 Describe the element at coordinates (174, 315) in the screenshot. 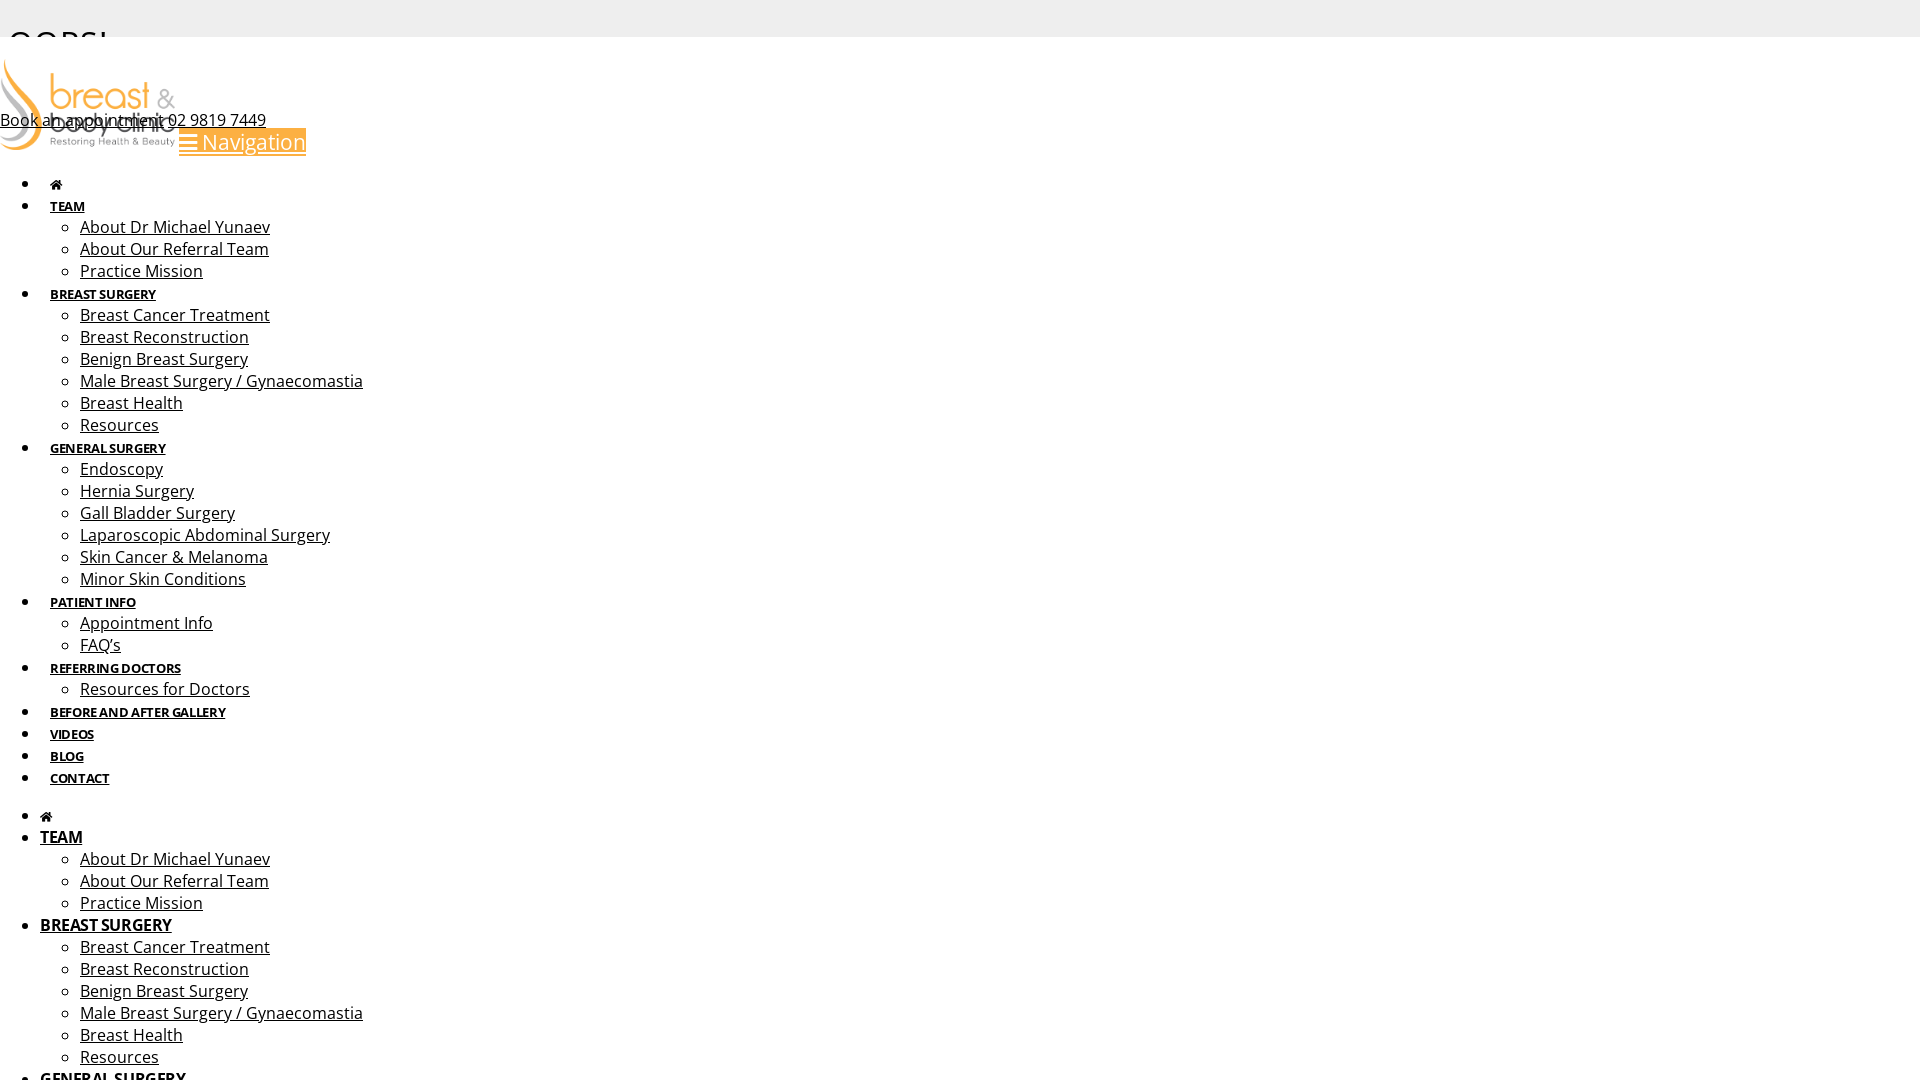

I see `'Breast Cancer Treatment'` at that location.